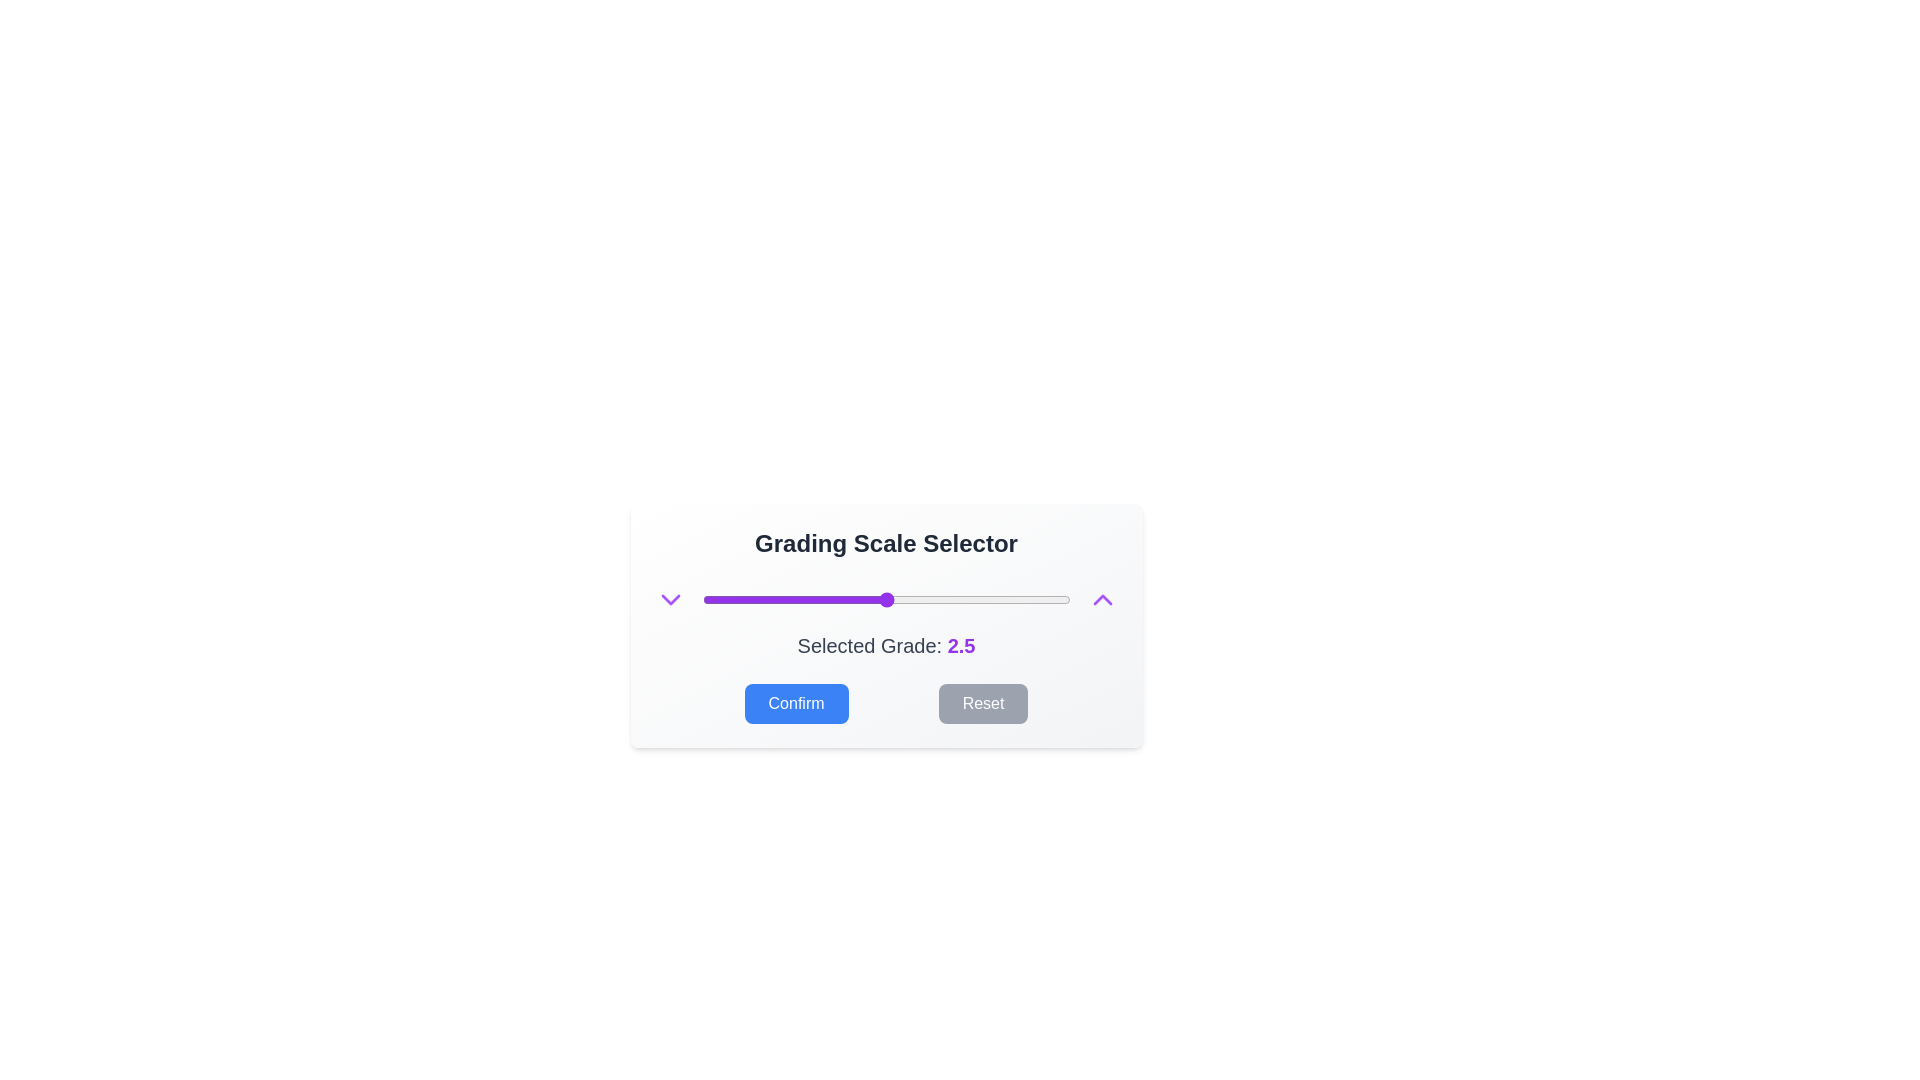  I want to click on Confirm button to confirm the selected grade, so click(795, 703).